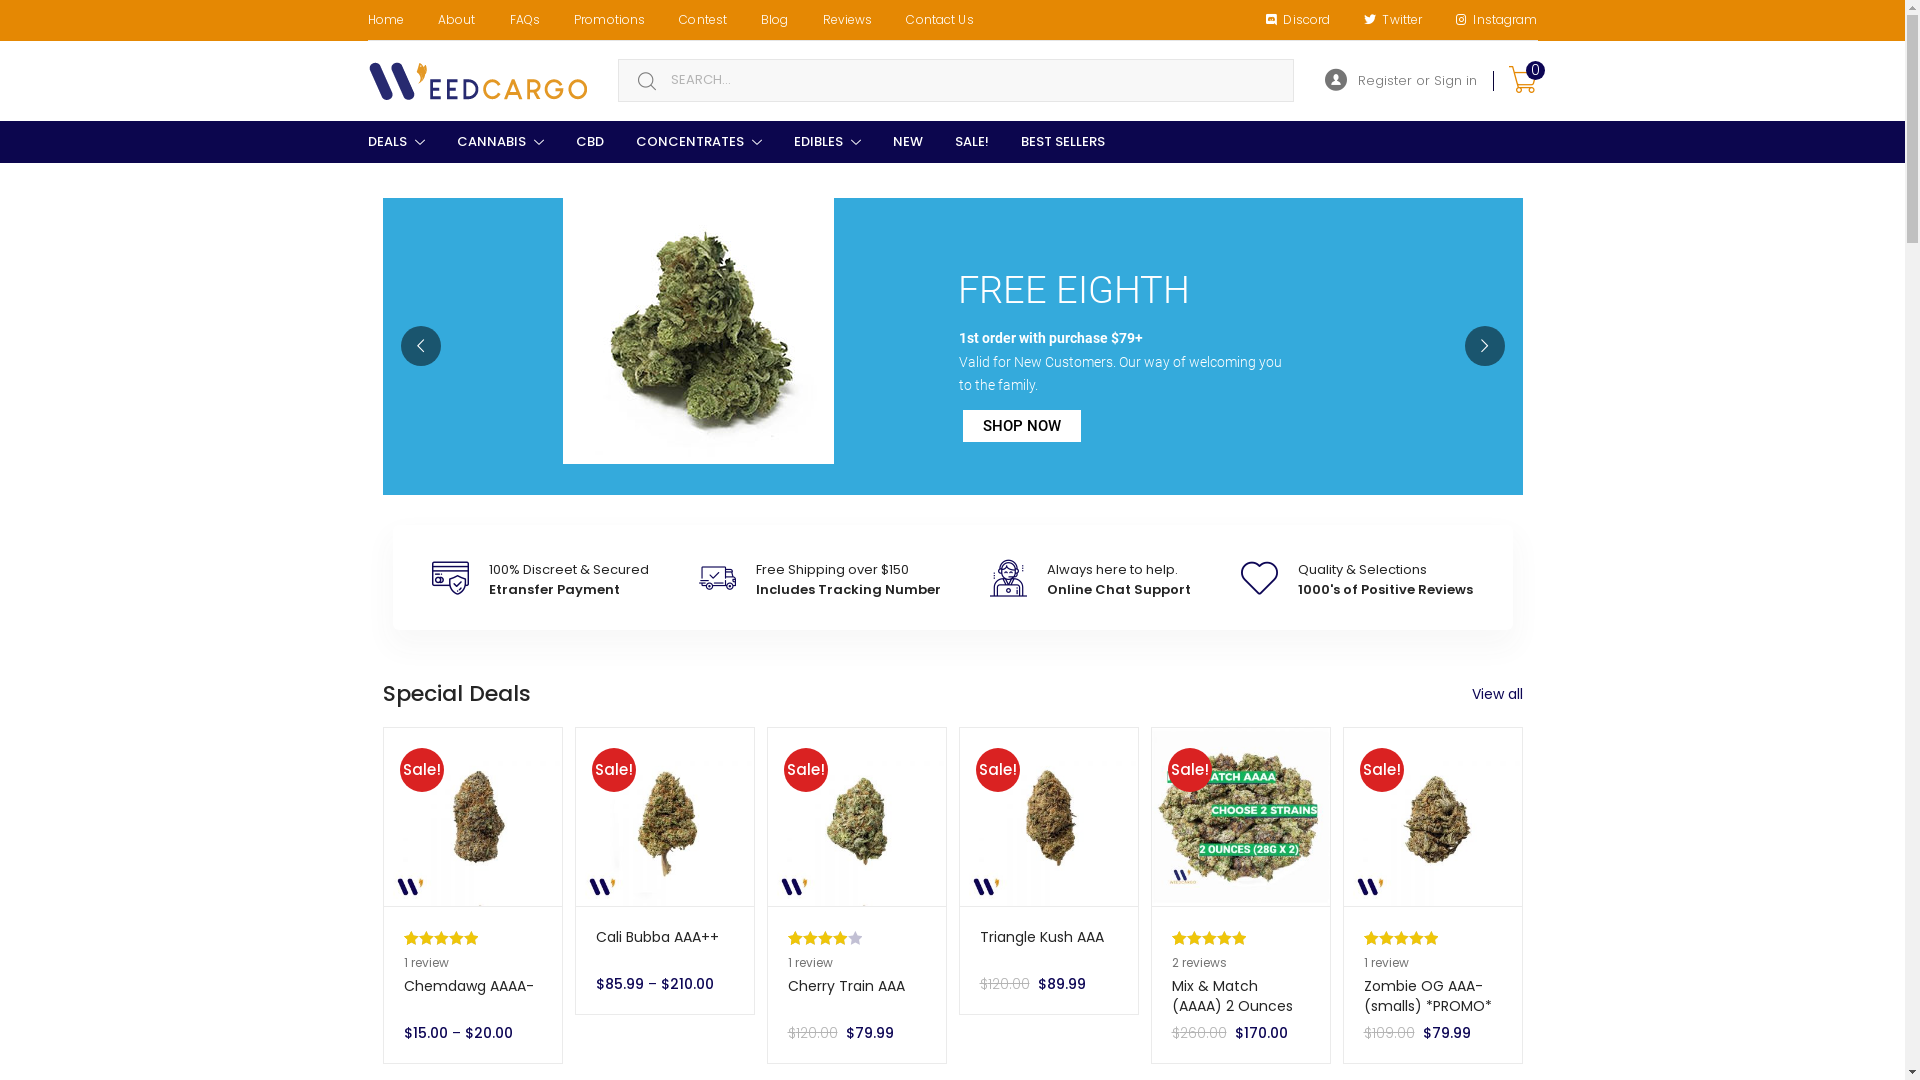 This screenshot has width=1920, height=1080. What do you see at coordinates (396, 141) in the screenshot?
I see `'DEALS'` at bounding box center [396, 141].